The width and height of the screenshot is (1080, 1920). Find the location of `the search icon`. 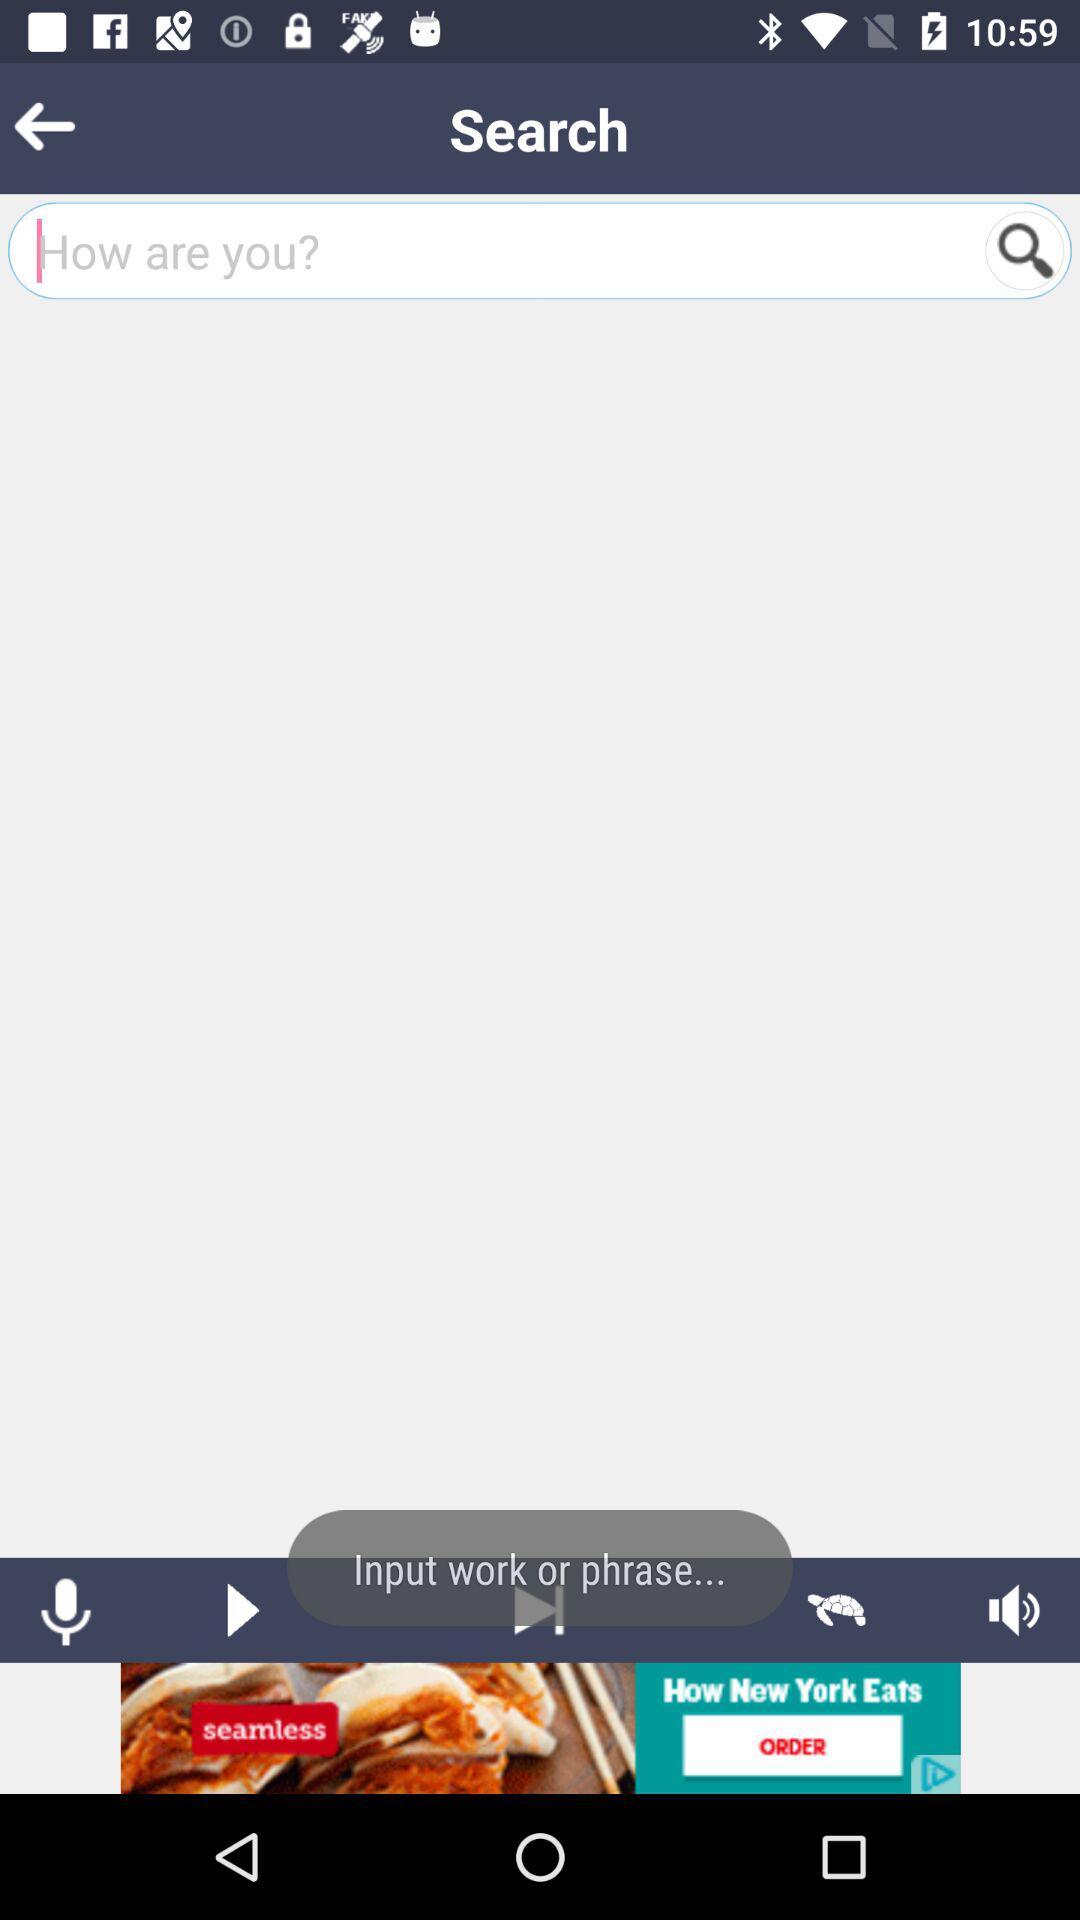

the search icon is located at coordinates (1024, 249).